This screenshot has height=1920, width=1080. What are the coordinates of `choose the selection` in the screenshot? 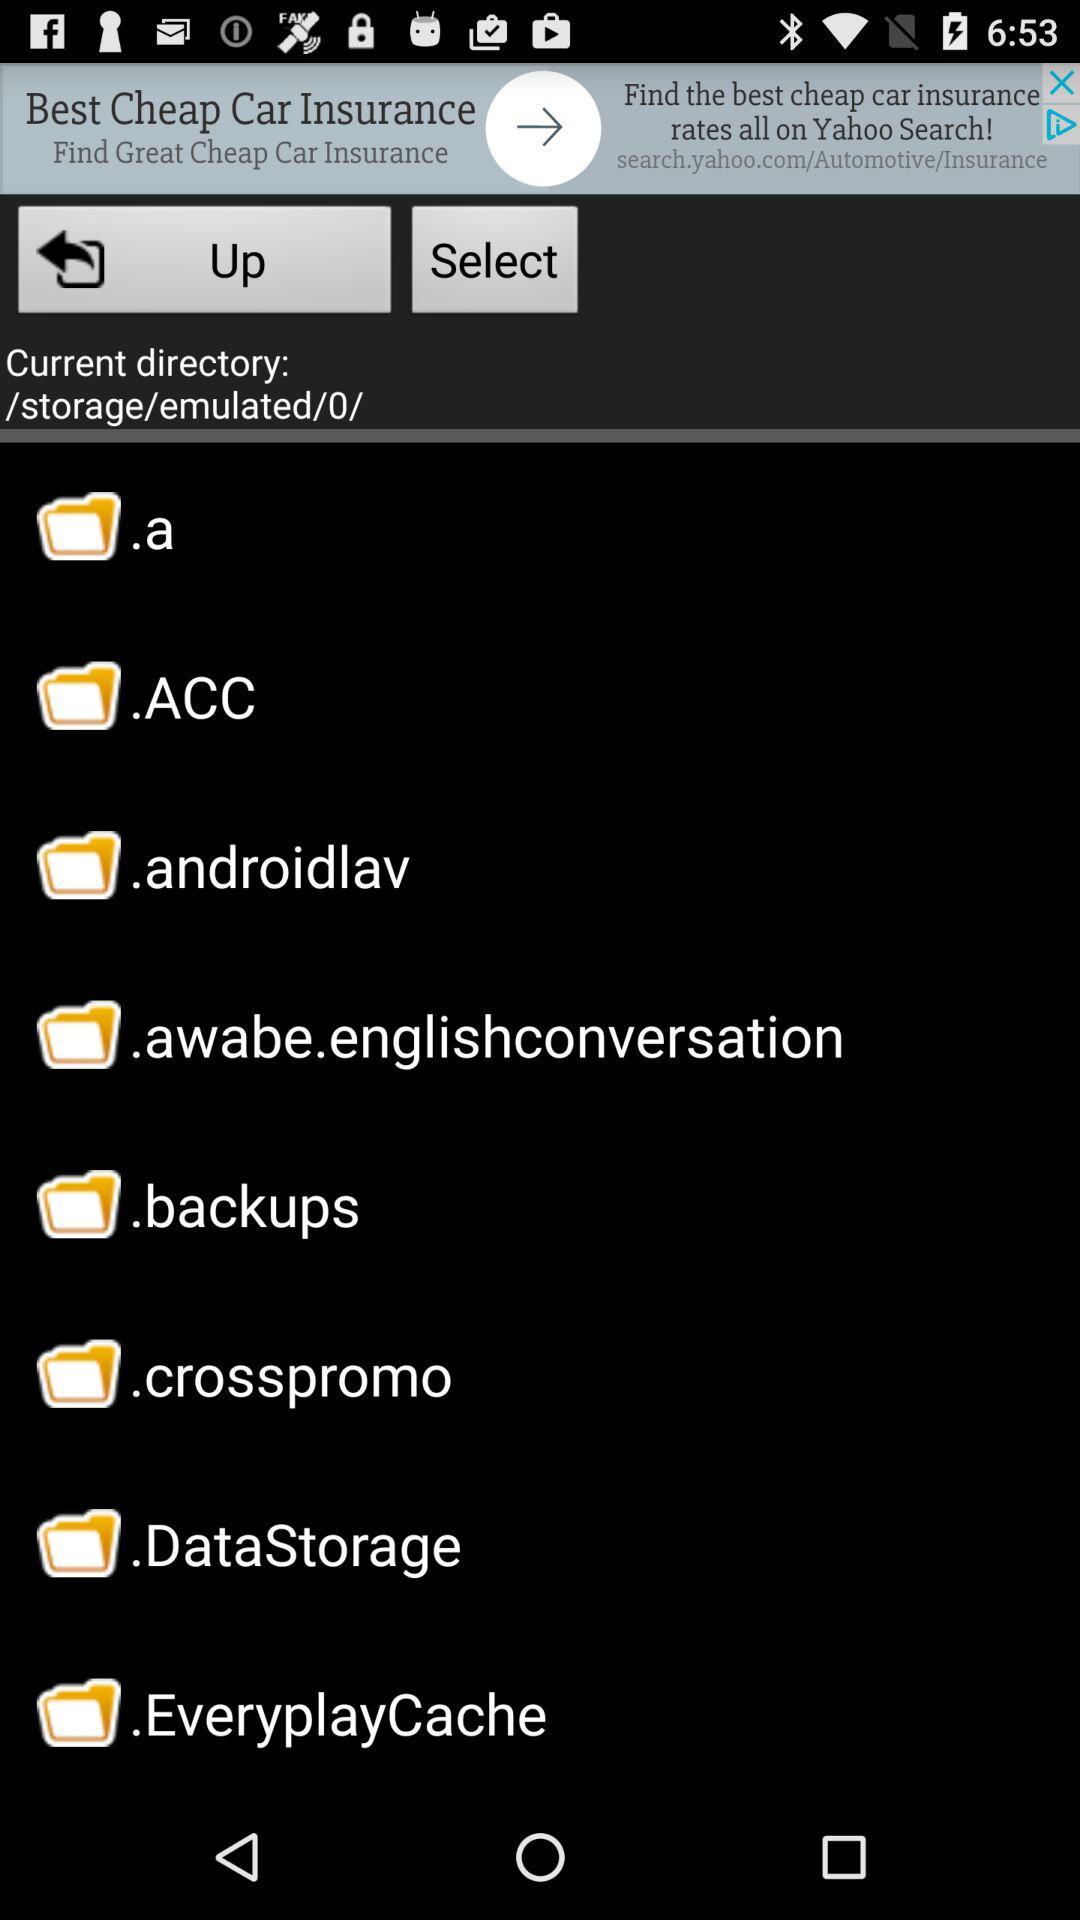 It's located at (540, 127).